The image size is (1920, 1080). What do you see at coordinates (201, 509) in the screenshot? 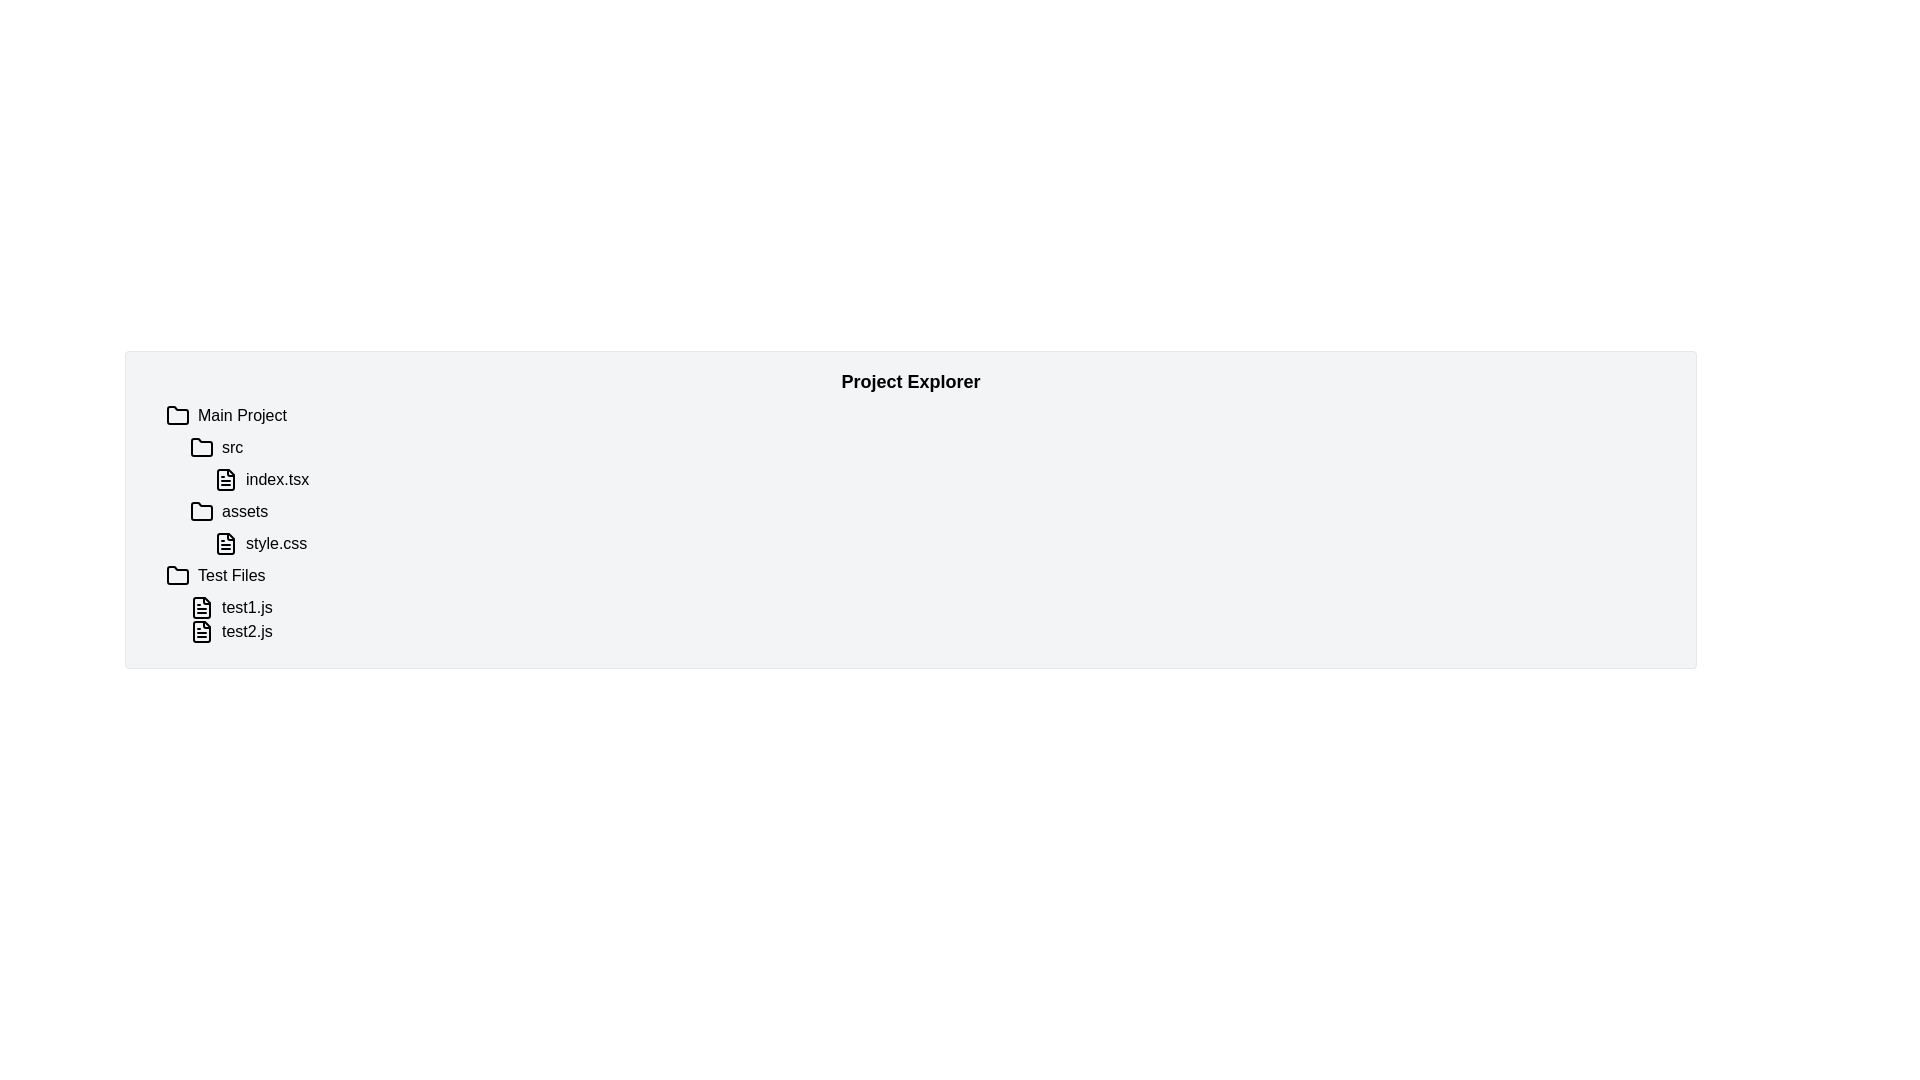
I see `the 'assets' folder icon` at bounding box center [201, 509].